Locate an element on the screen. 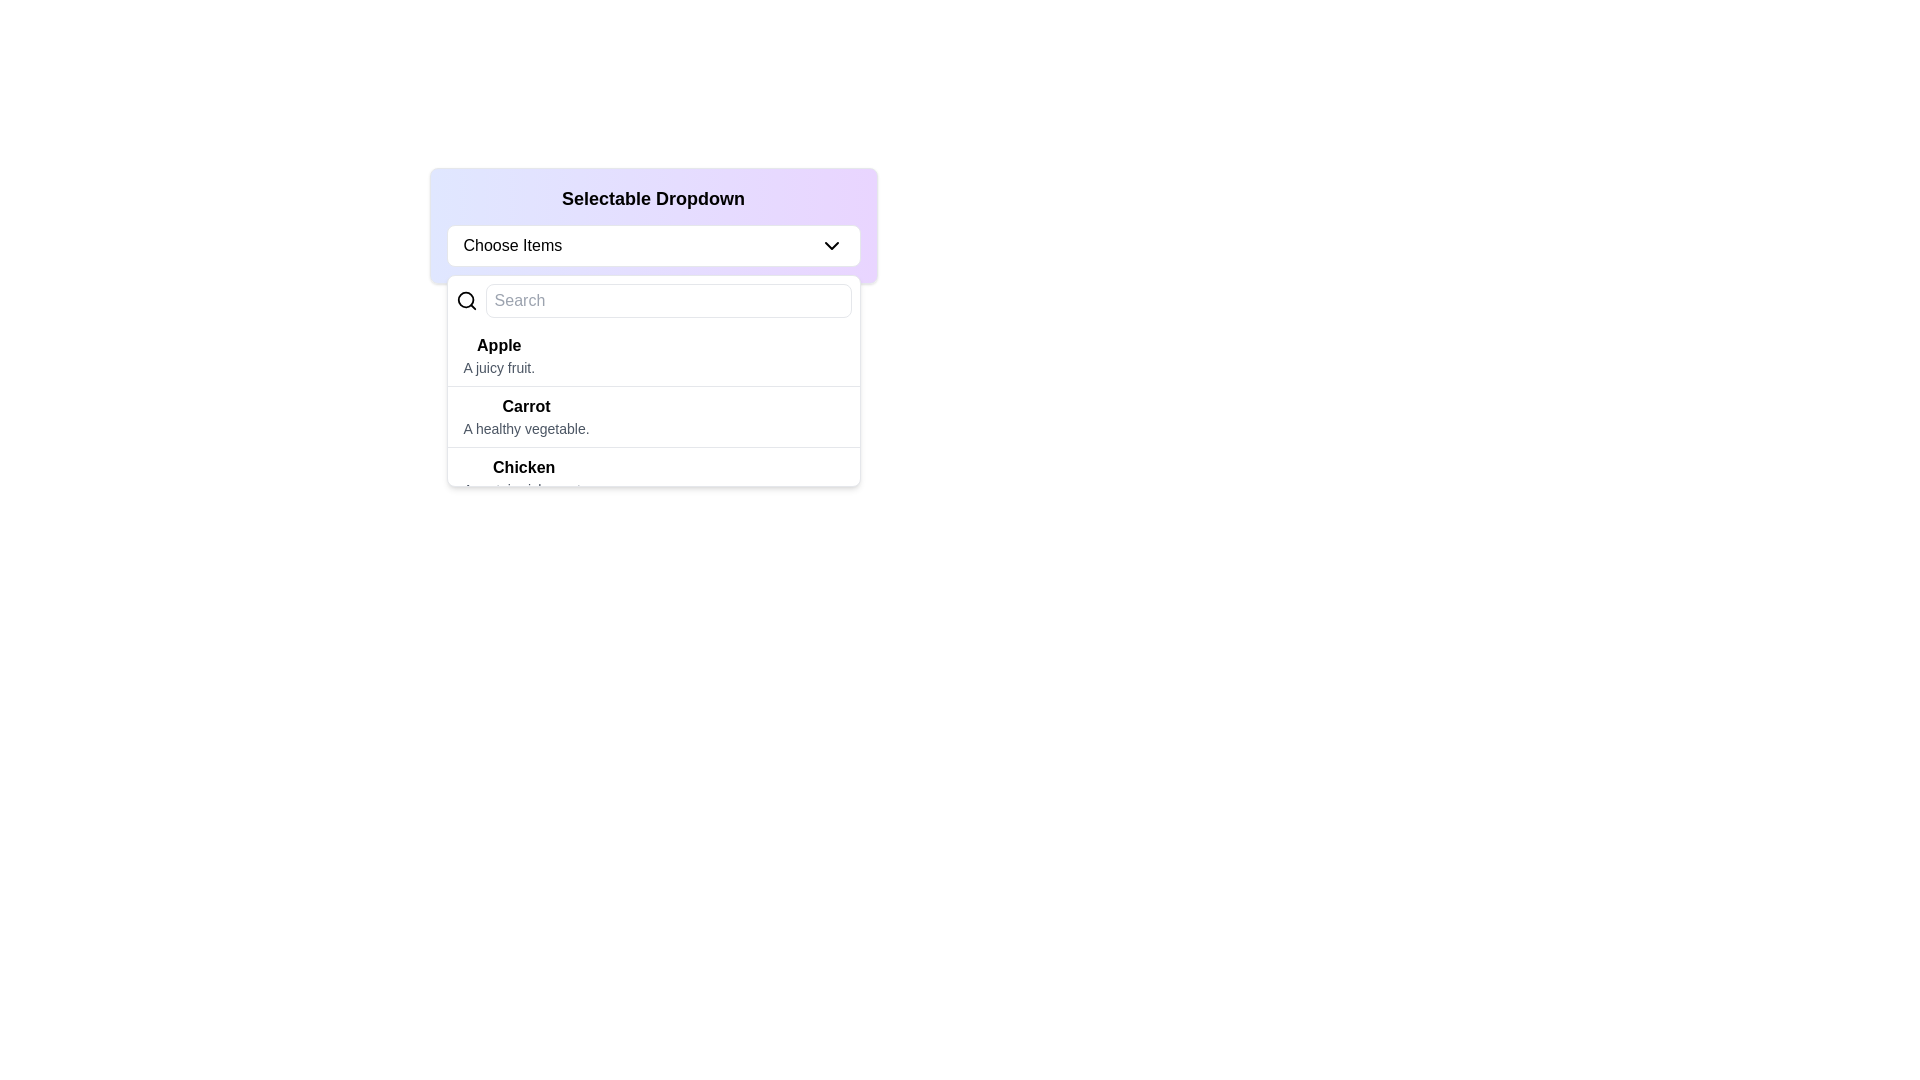  the first item in the dropdown list labeled 'Apple' by clicking on it is located at coordinates (499, 354).